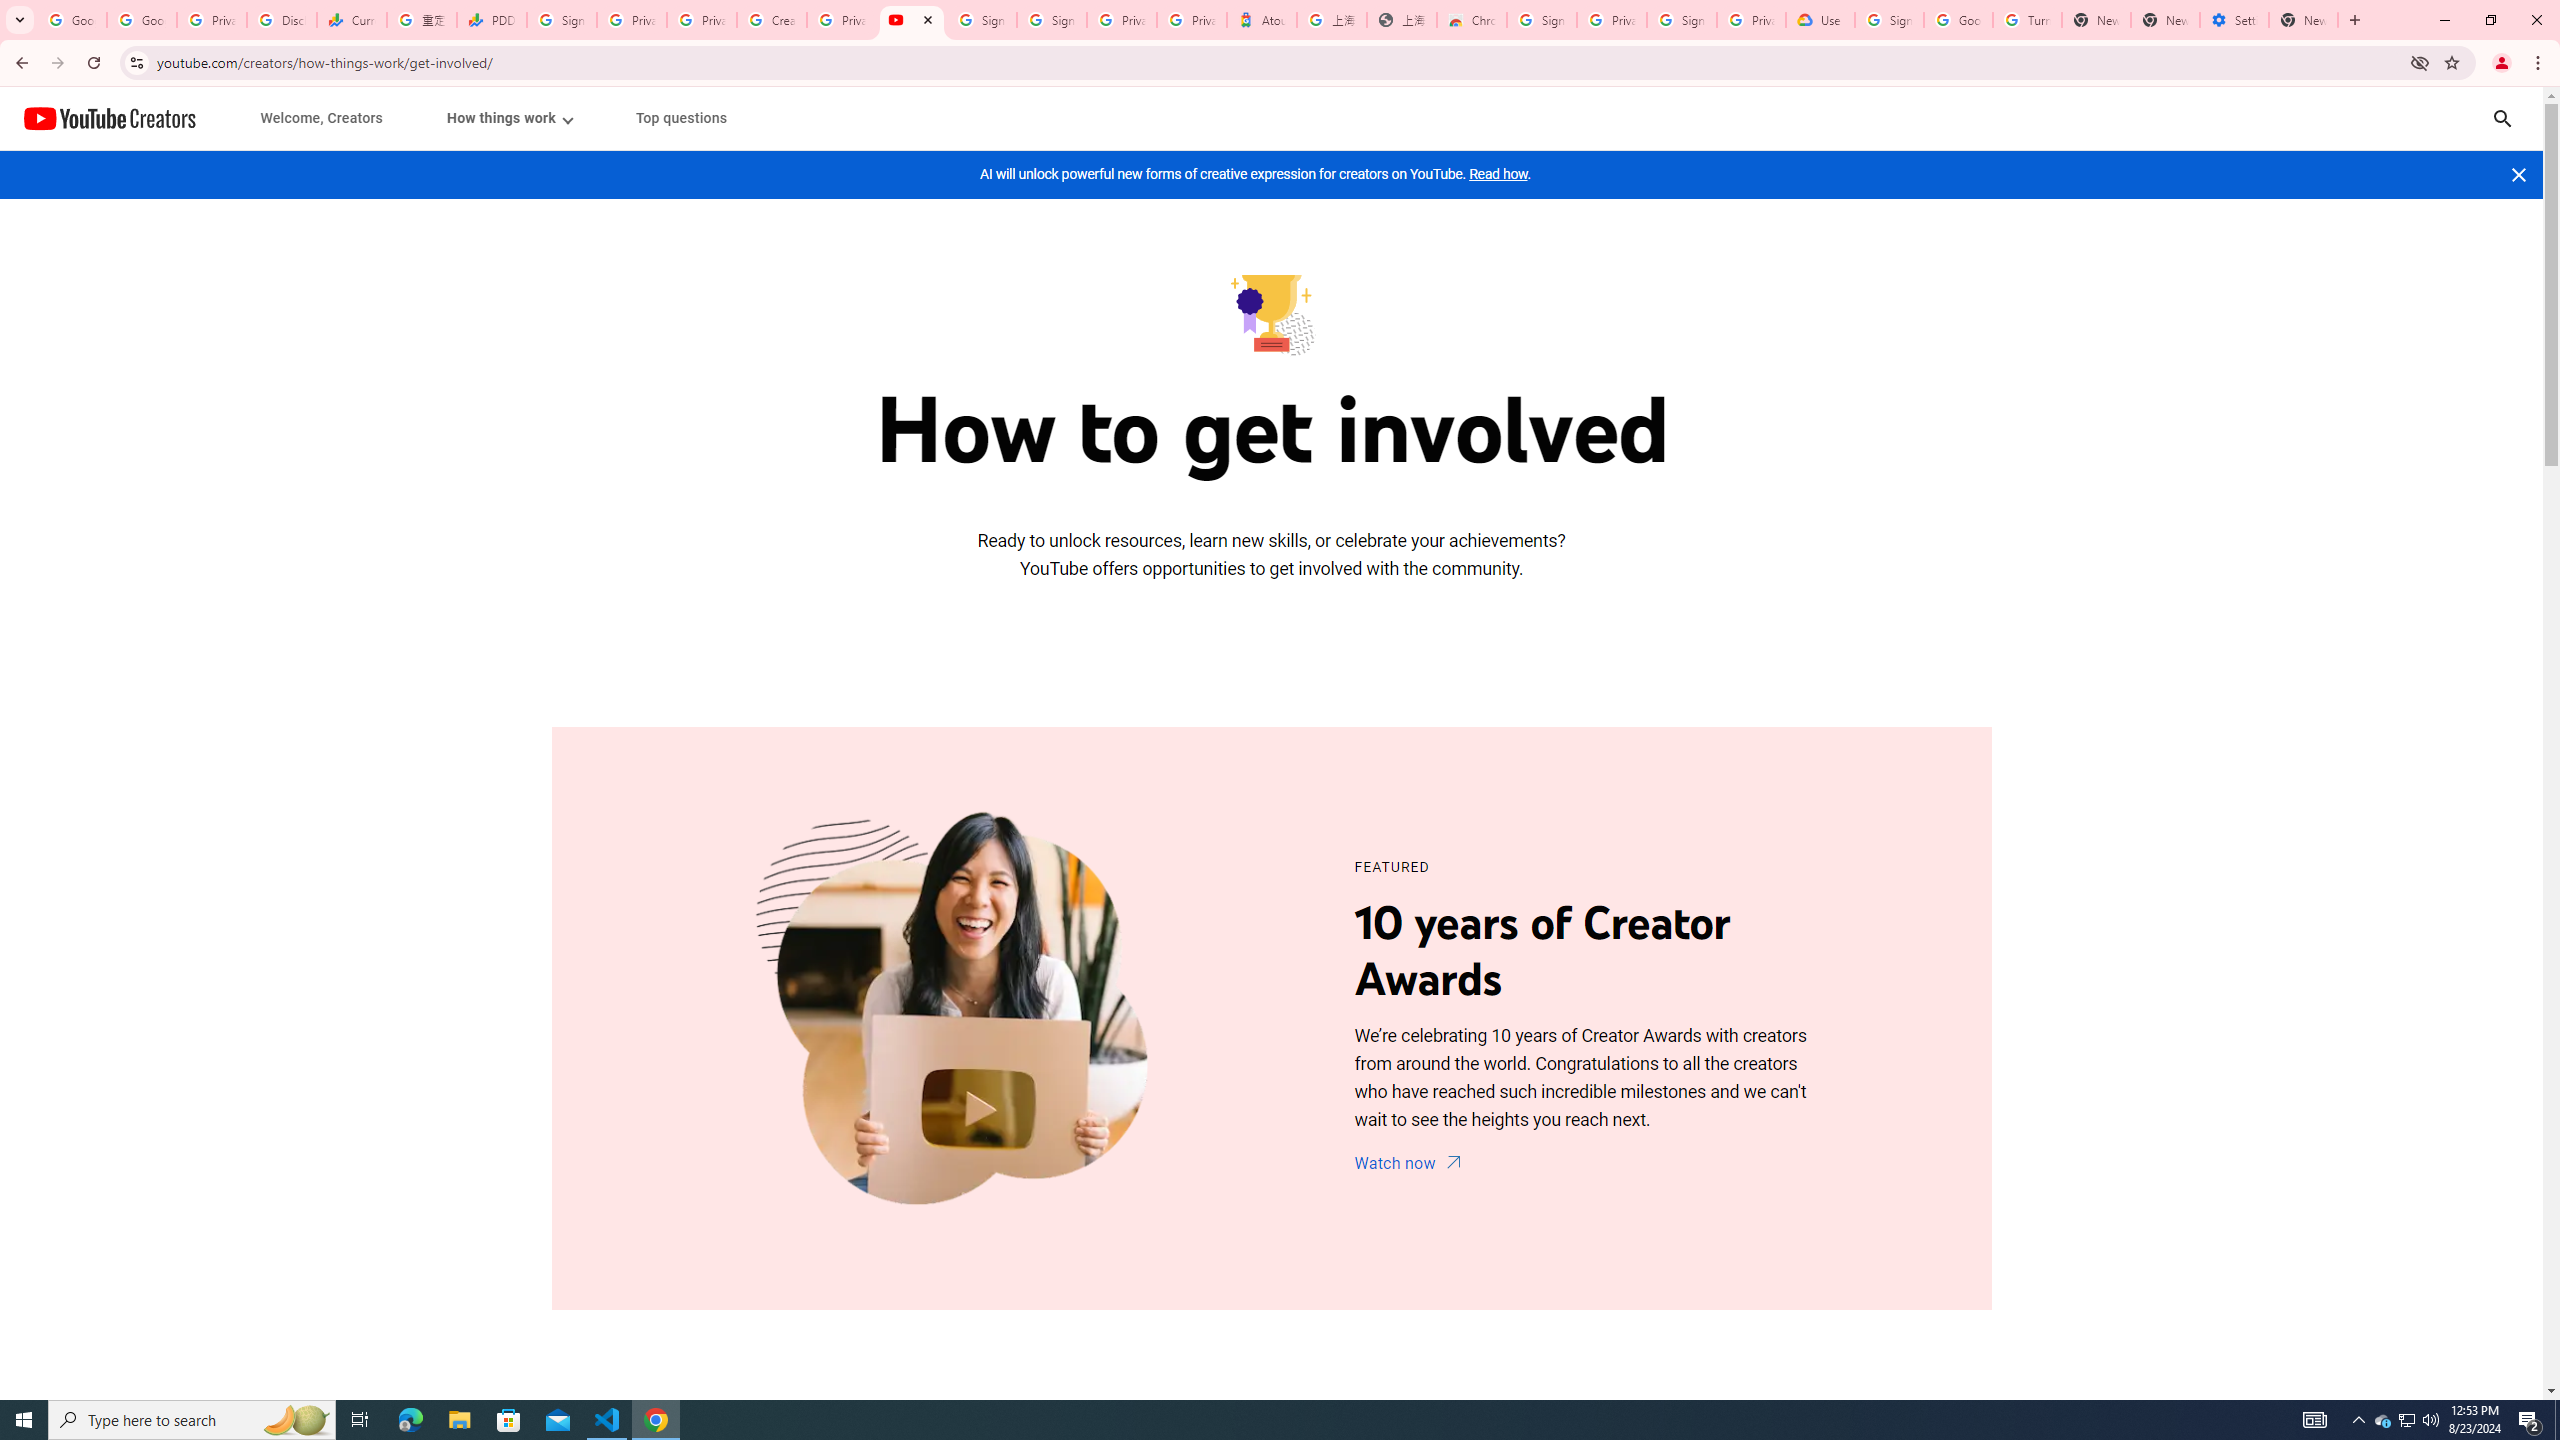 The image size is (2560, 1440). What do you see at coordinates (1410, 1164) in the screenshot?
I see `'Watch now'` at bounding box center [1410, 1164].